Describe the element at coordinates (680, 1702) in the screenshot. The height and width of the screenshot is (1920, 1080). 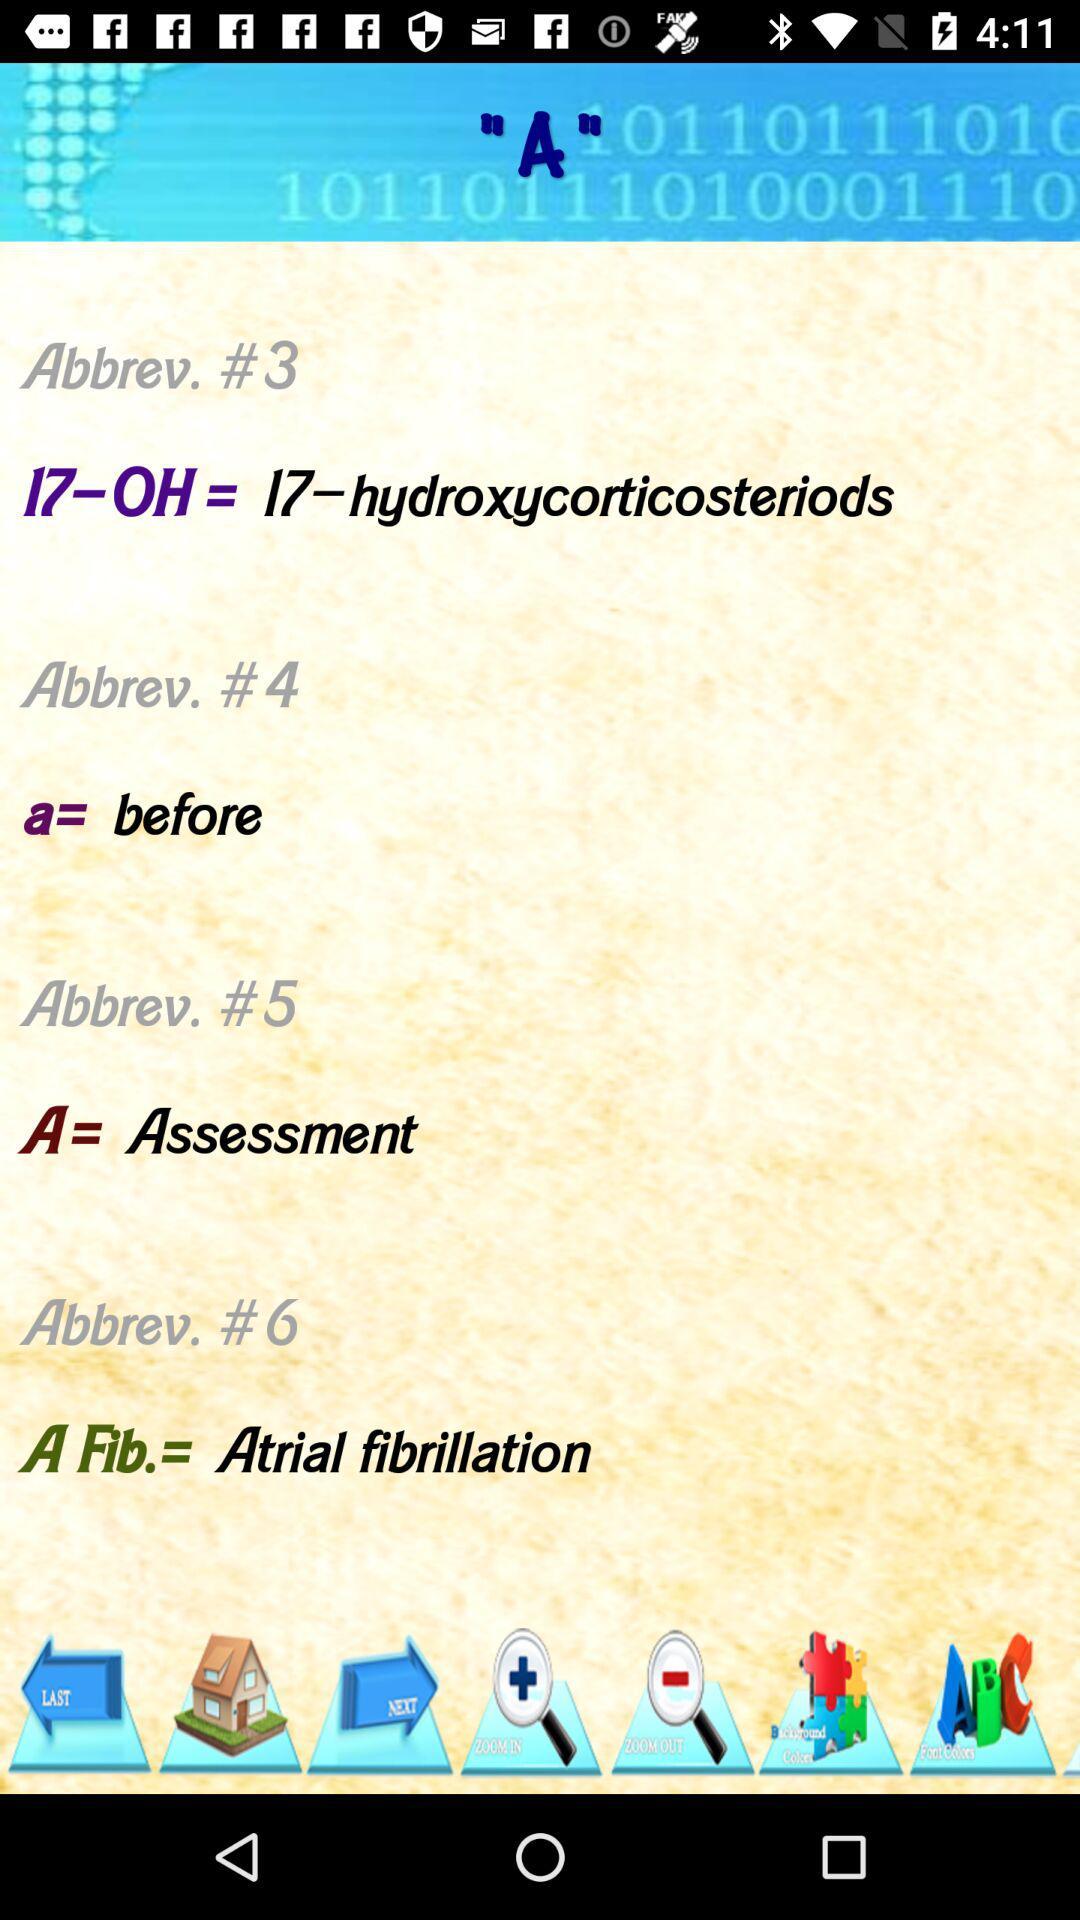
I see `zoom out` at that location.